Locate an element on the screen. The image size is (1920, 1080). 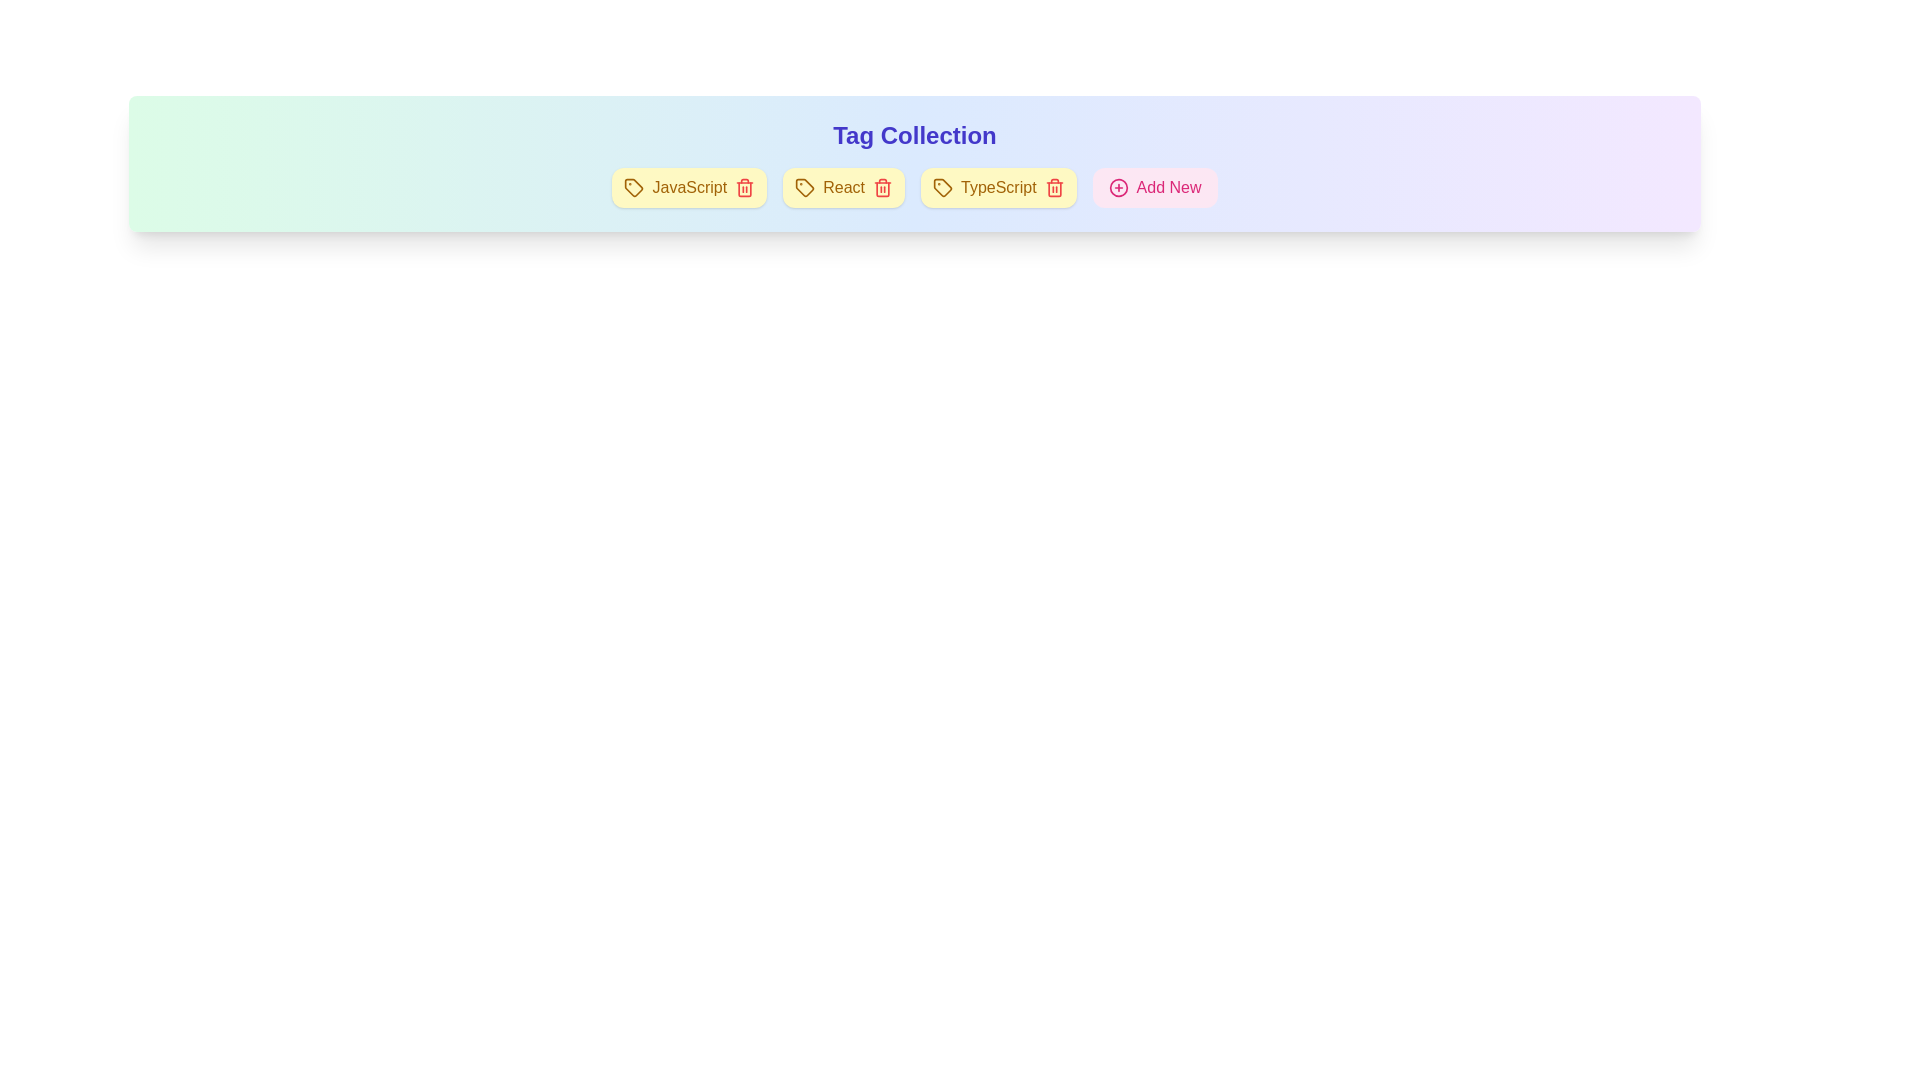
the SVG-based icon representing the 'TypeScript' tag, located to the left of the text 'TypeScript' in the tag collection section at the top of the interface is located at coordinates (941, 188).